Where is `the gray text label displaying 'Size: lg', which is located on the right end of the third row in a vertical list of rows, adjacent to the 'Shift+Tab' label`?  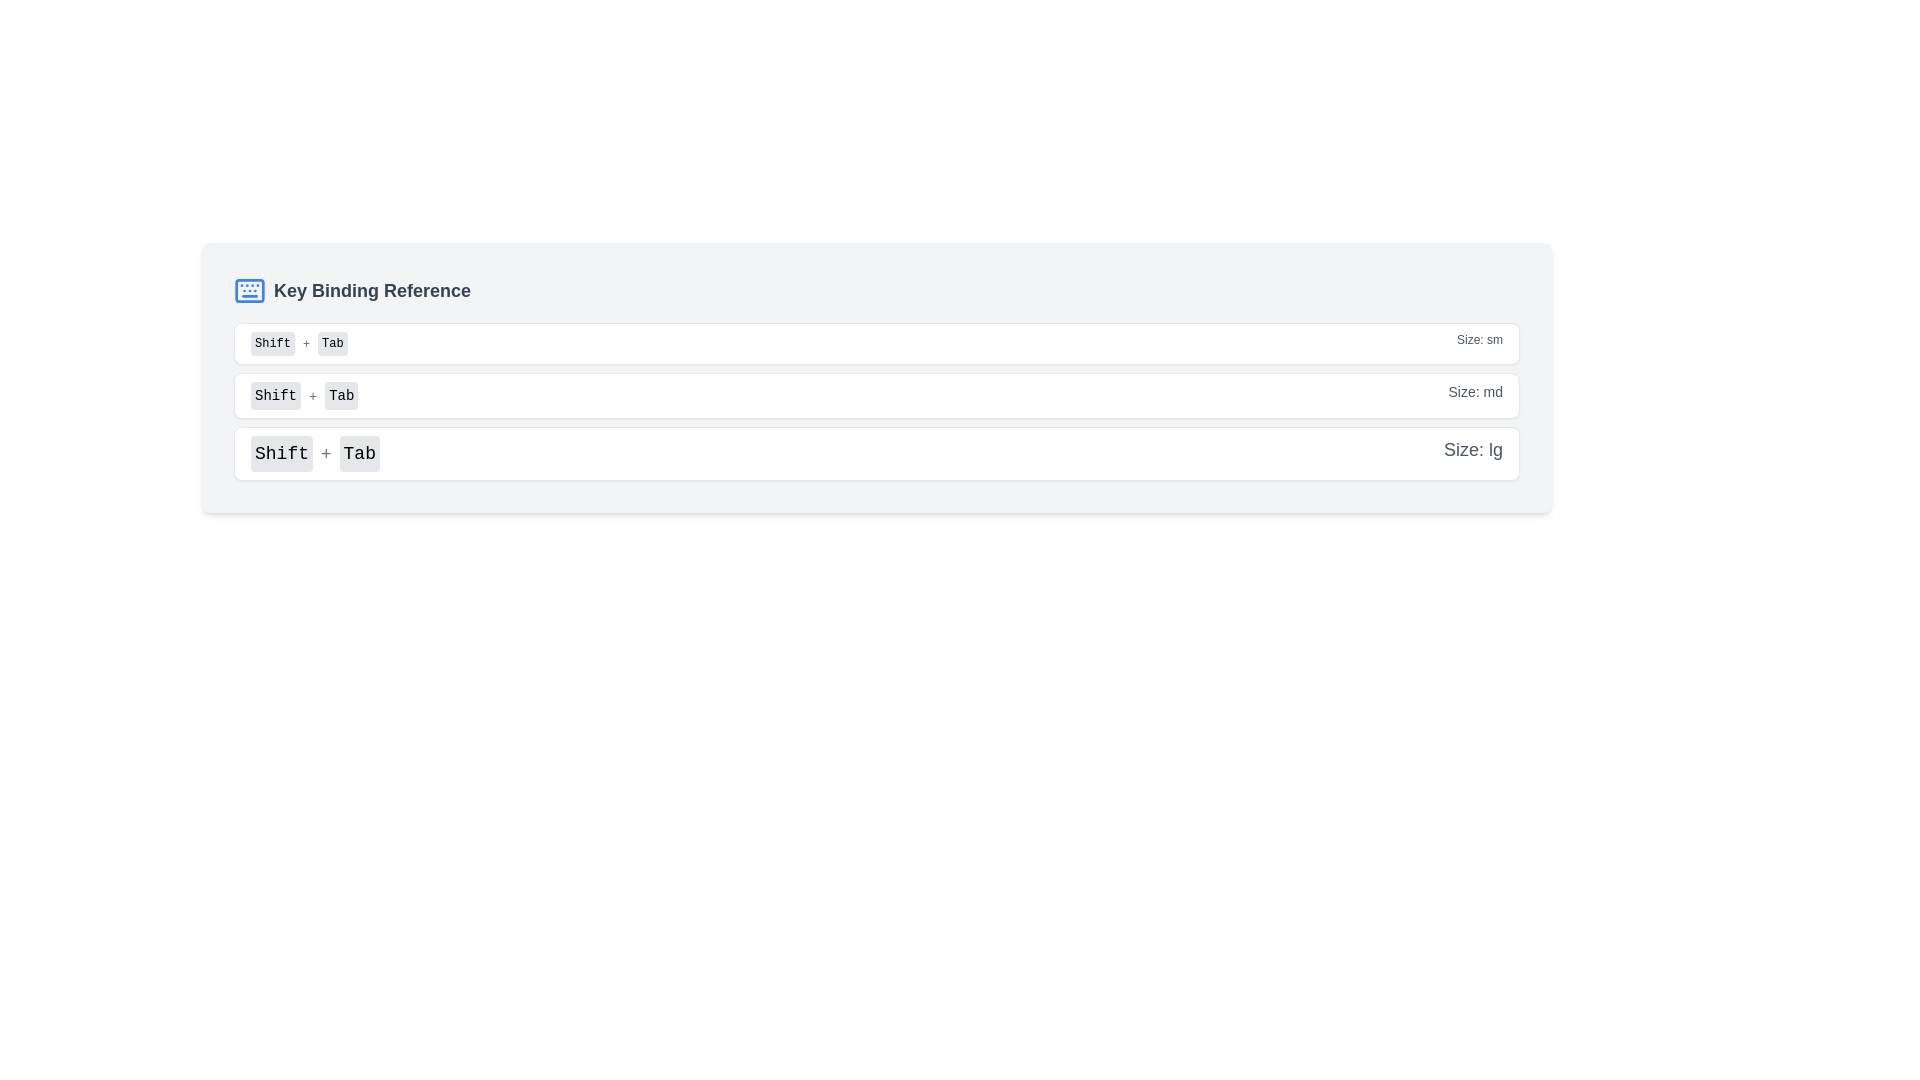
the gray text label displaying 'Size: lg', which is located on the right end of the third row in a vertical list of rows, adjacent to the 'Shift+Tab' label is located at coordinates (1473, 454).